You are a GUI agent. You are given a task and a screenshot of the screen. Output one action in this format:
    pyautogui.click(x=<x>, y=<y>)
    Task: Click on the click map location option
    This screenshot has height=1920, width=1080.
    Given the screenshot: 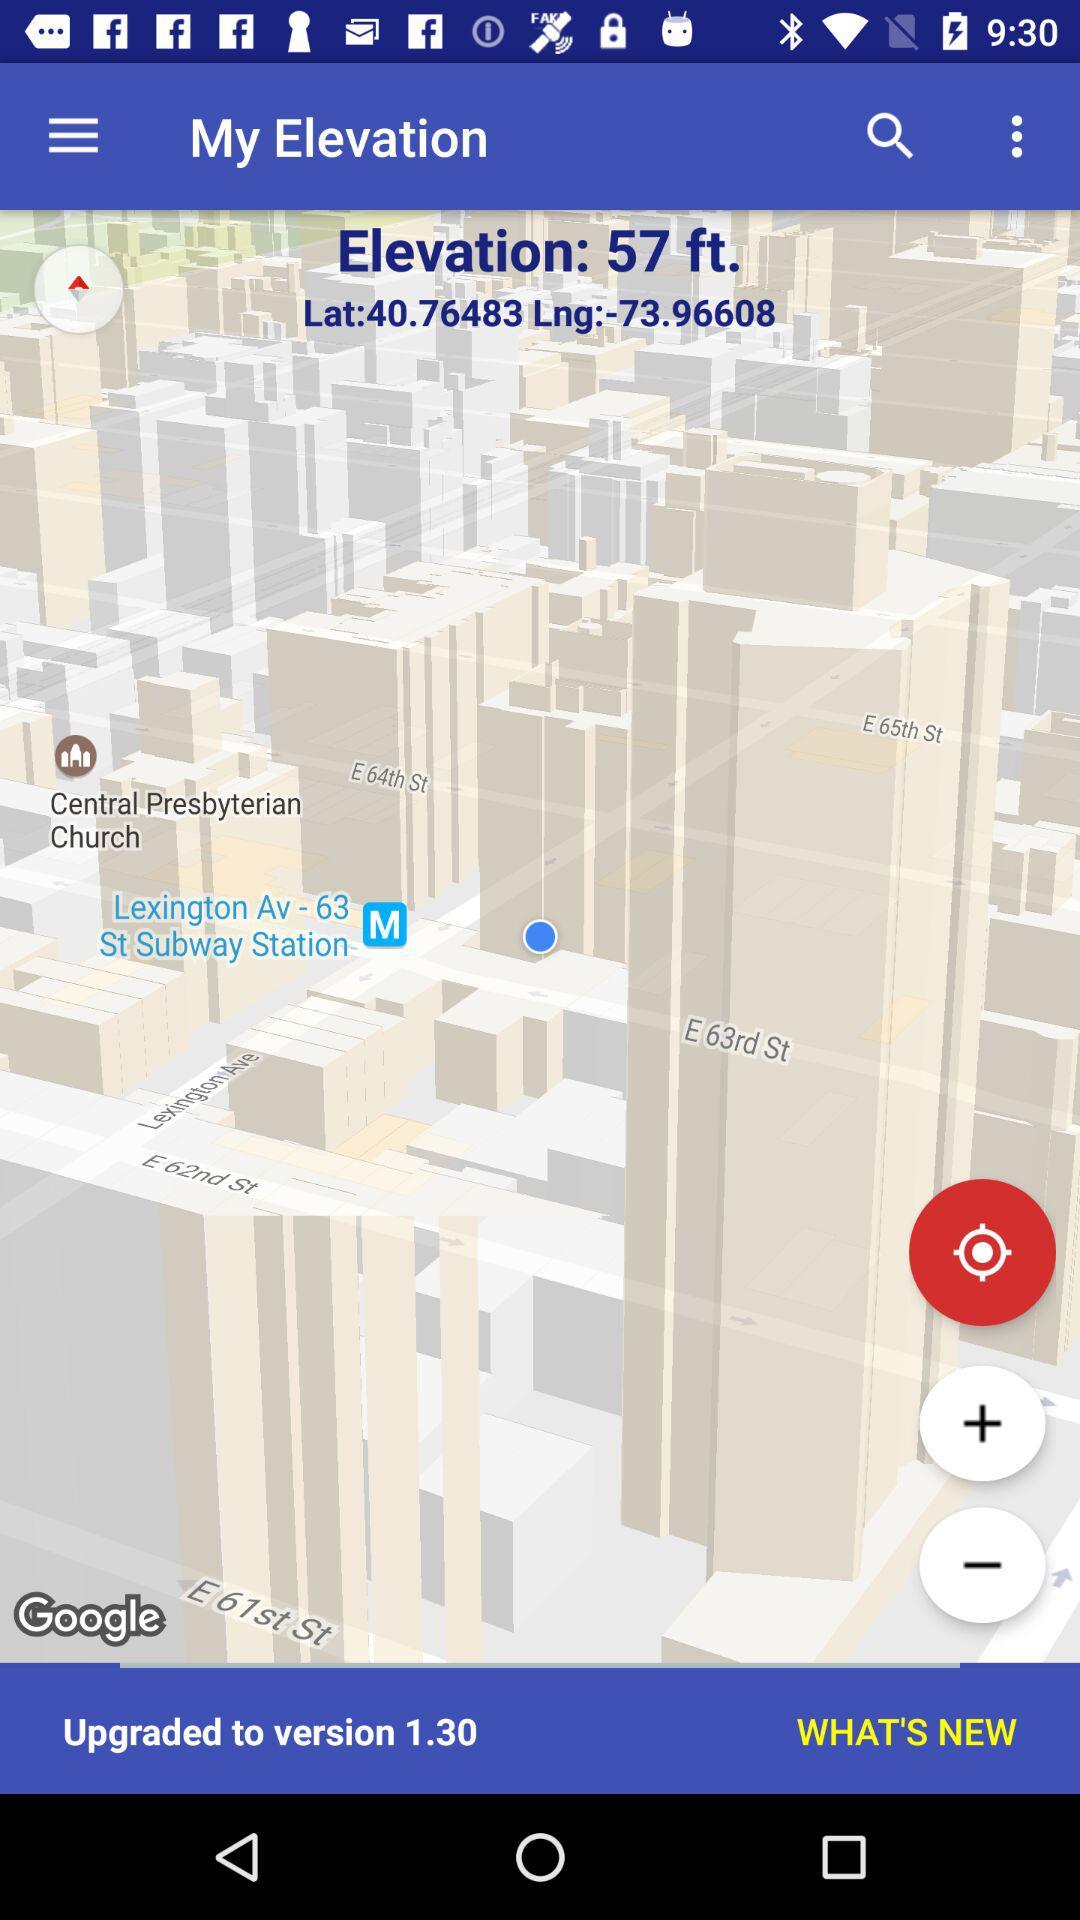 What is the action you would take?
    pyautogui.click(x=981, y=1251)
    